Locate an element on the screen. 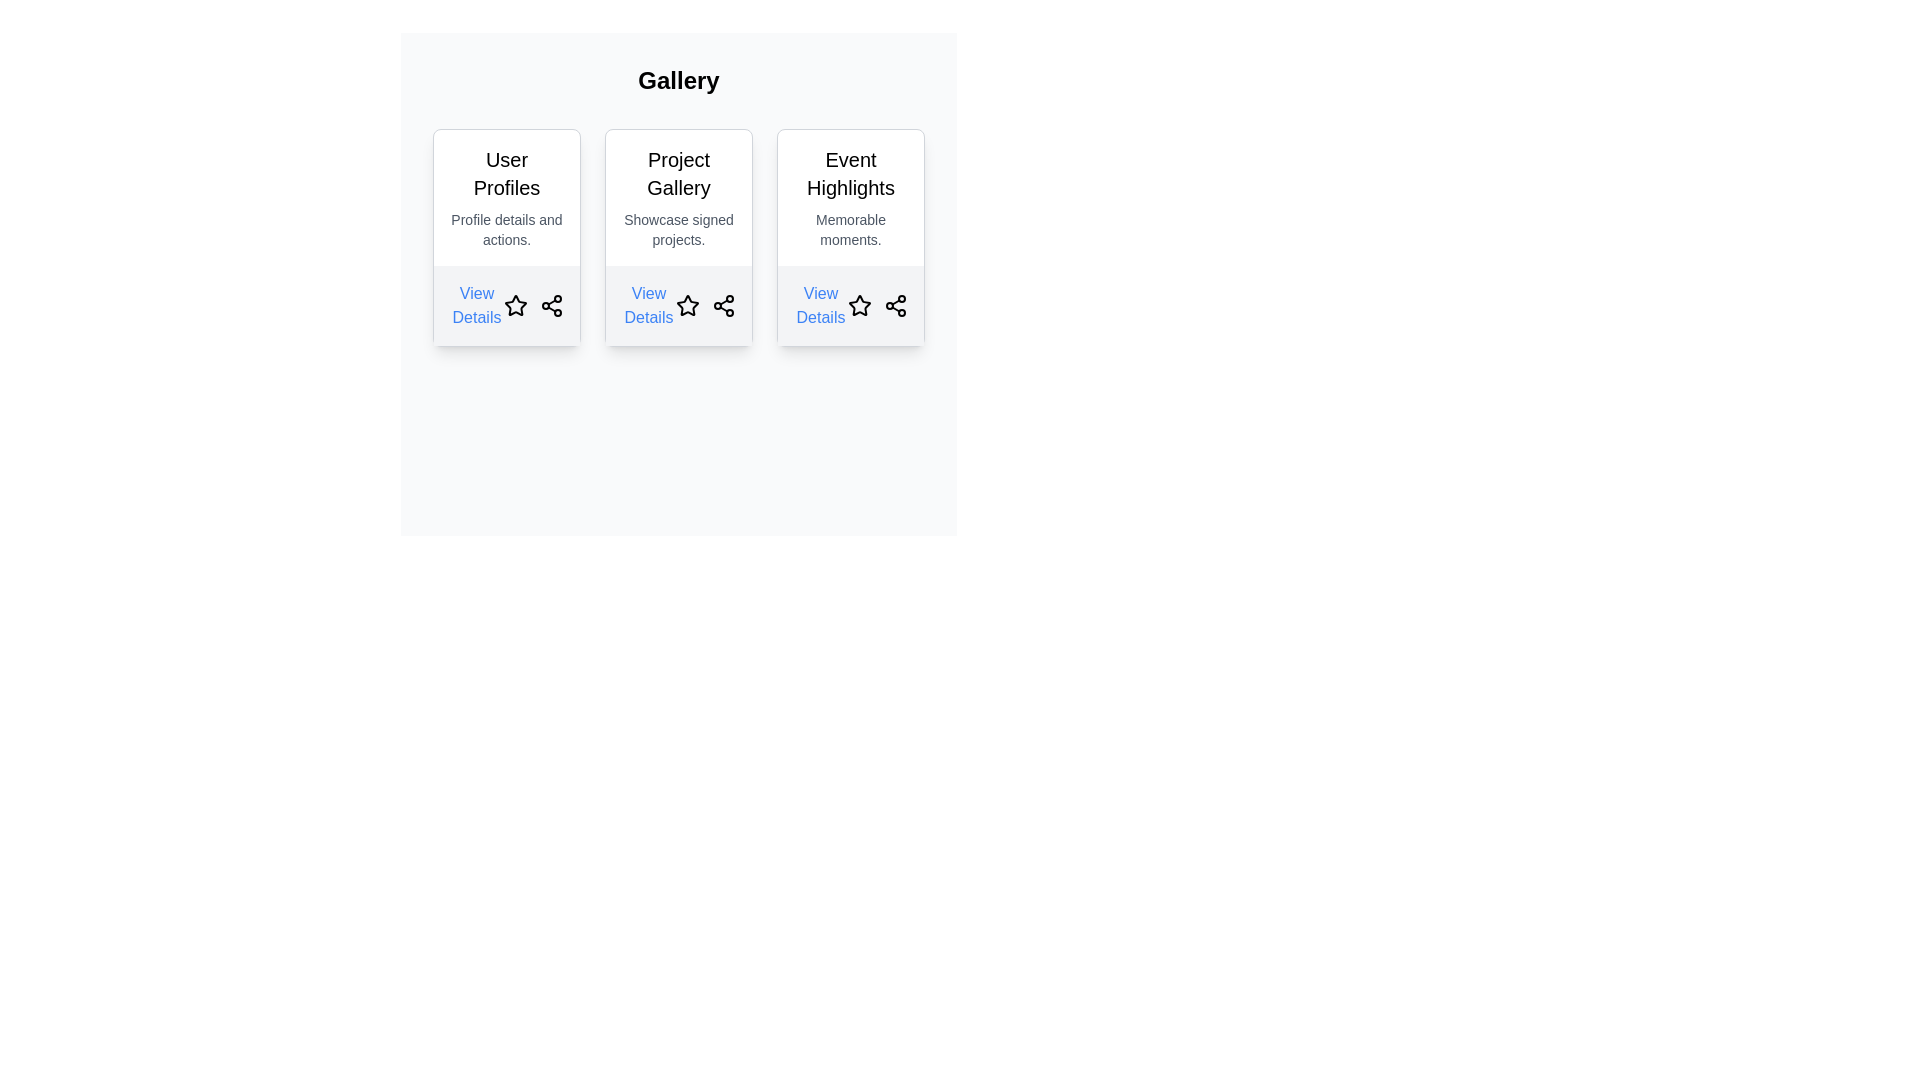 The width and height of the screenshot is (1920, 1080). the text label positioned at the top-center of the middle card in a three-card layout, which serves as a title for the section below it is located at coordinates (678, 172).